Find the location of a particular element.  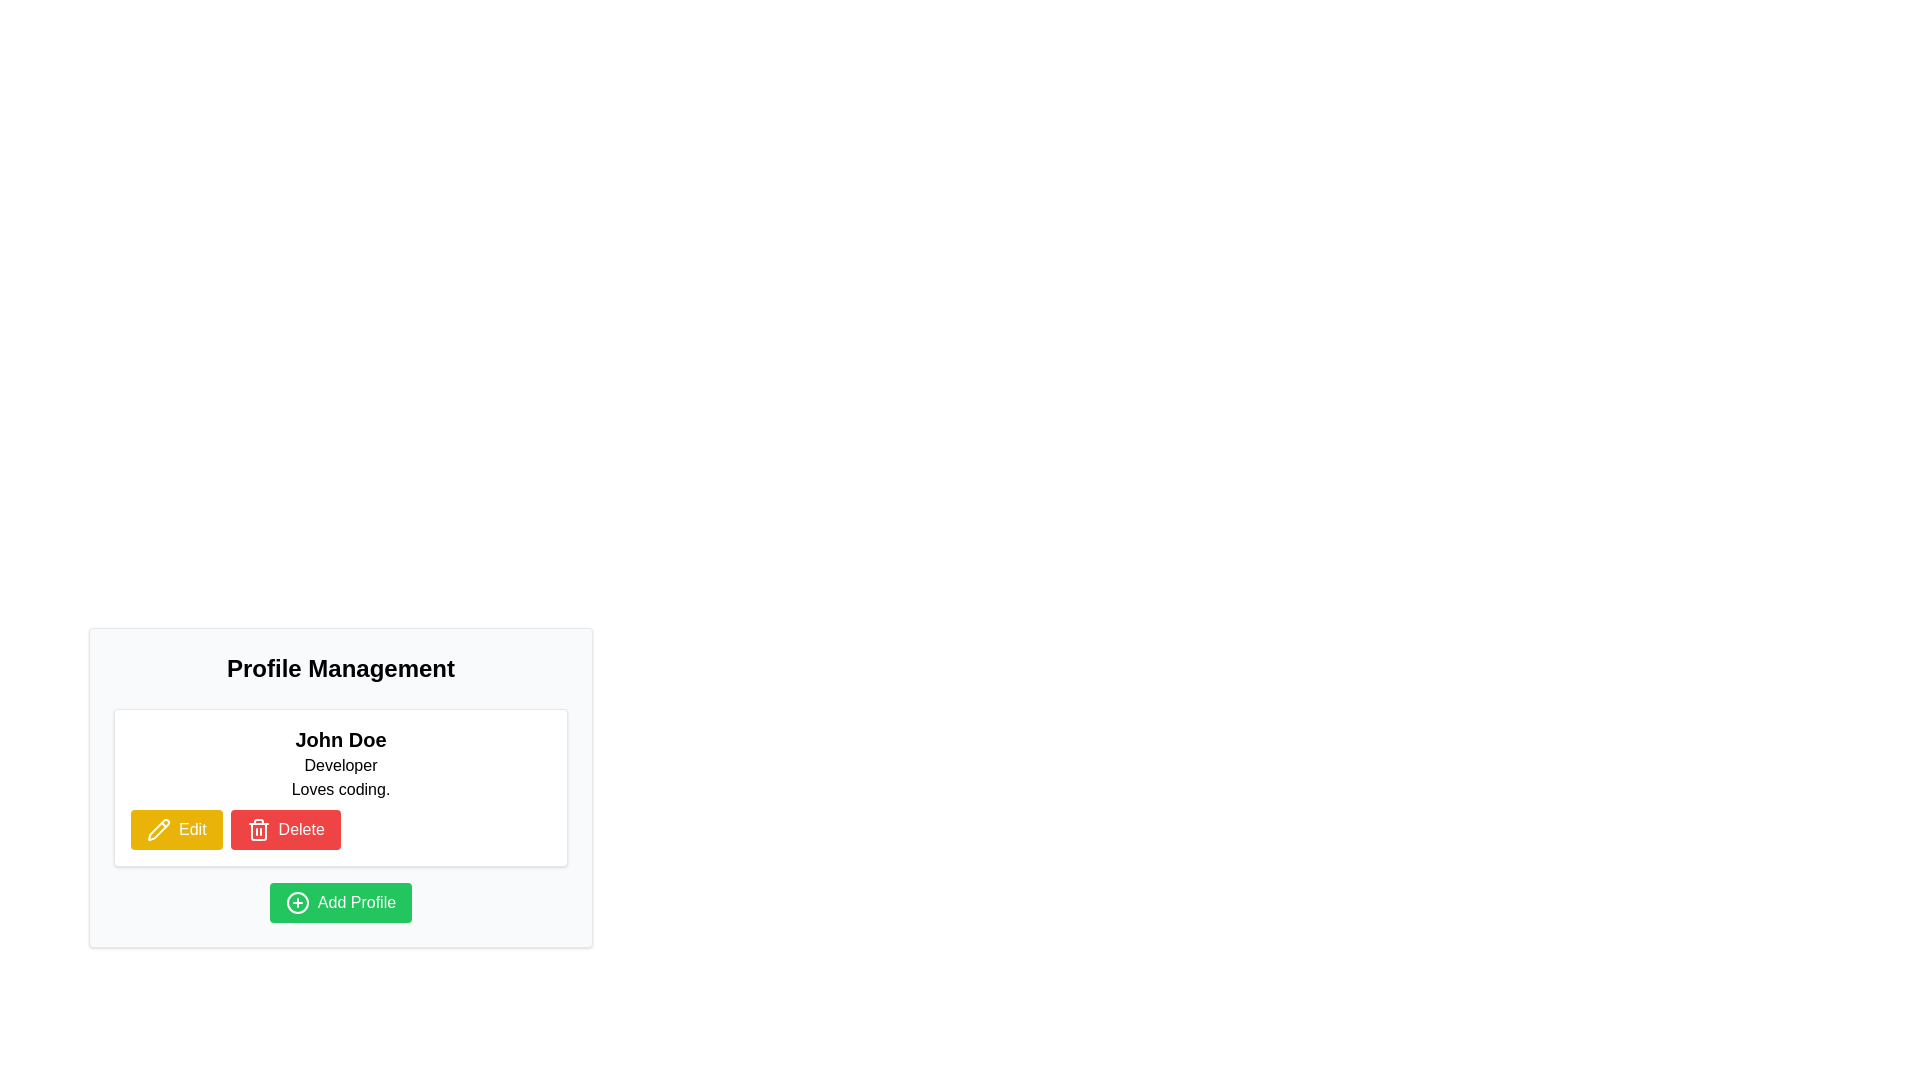

the static text 'Loves coding.' located below the name 'John Doe' and the role 'Developer' in the user profile card is located at coordinates (340, 789).